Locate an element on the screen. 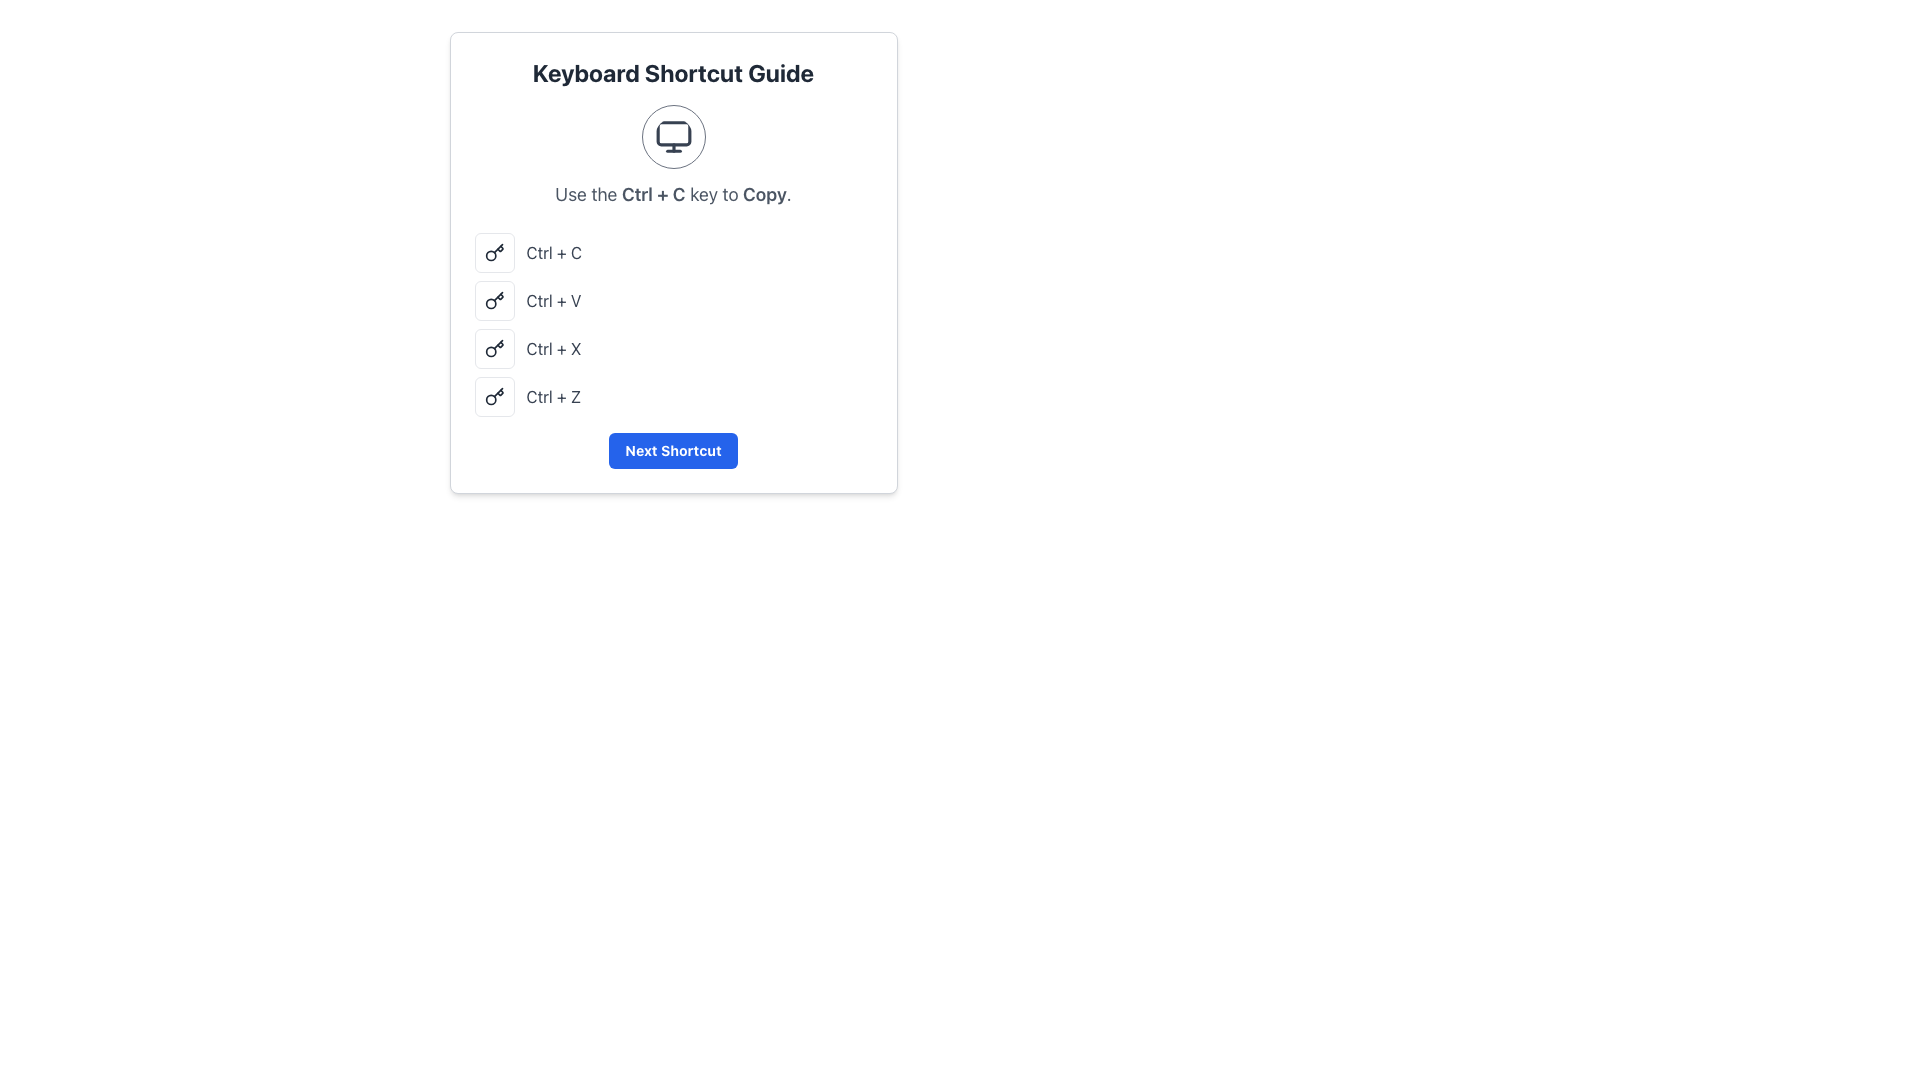 This screenshot has height=1080, width=1920. word 'Copy' from the Text Label located to the right of 'Ctrl + C' within the instruction text is located at coordinates (763, 194).